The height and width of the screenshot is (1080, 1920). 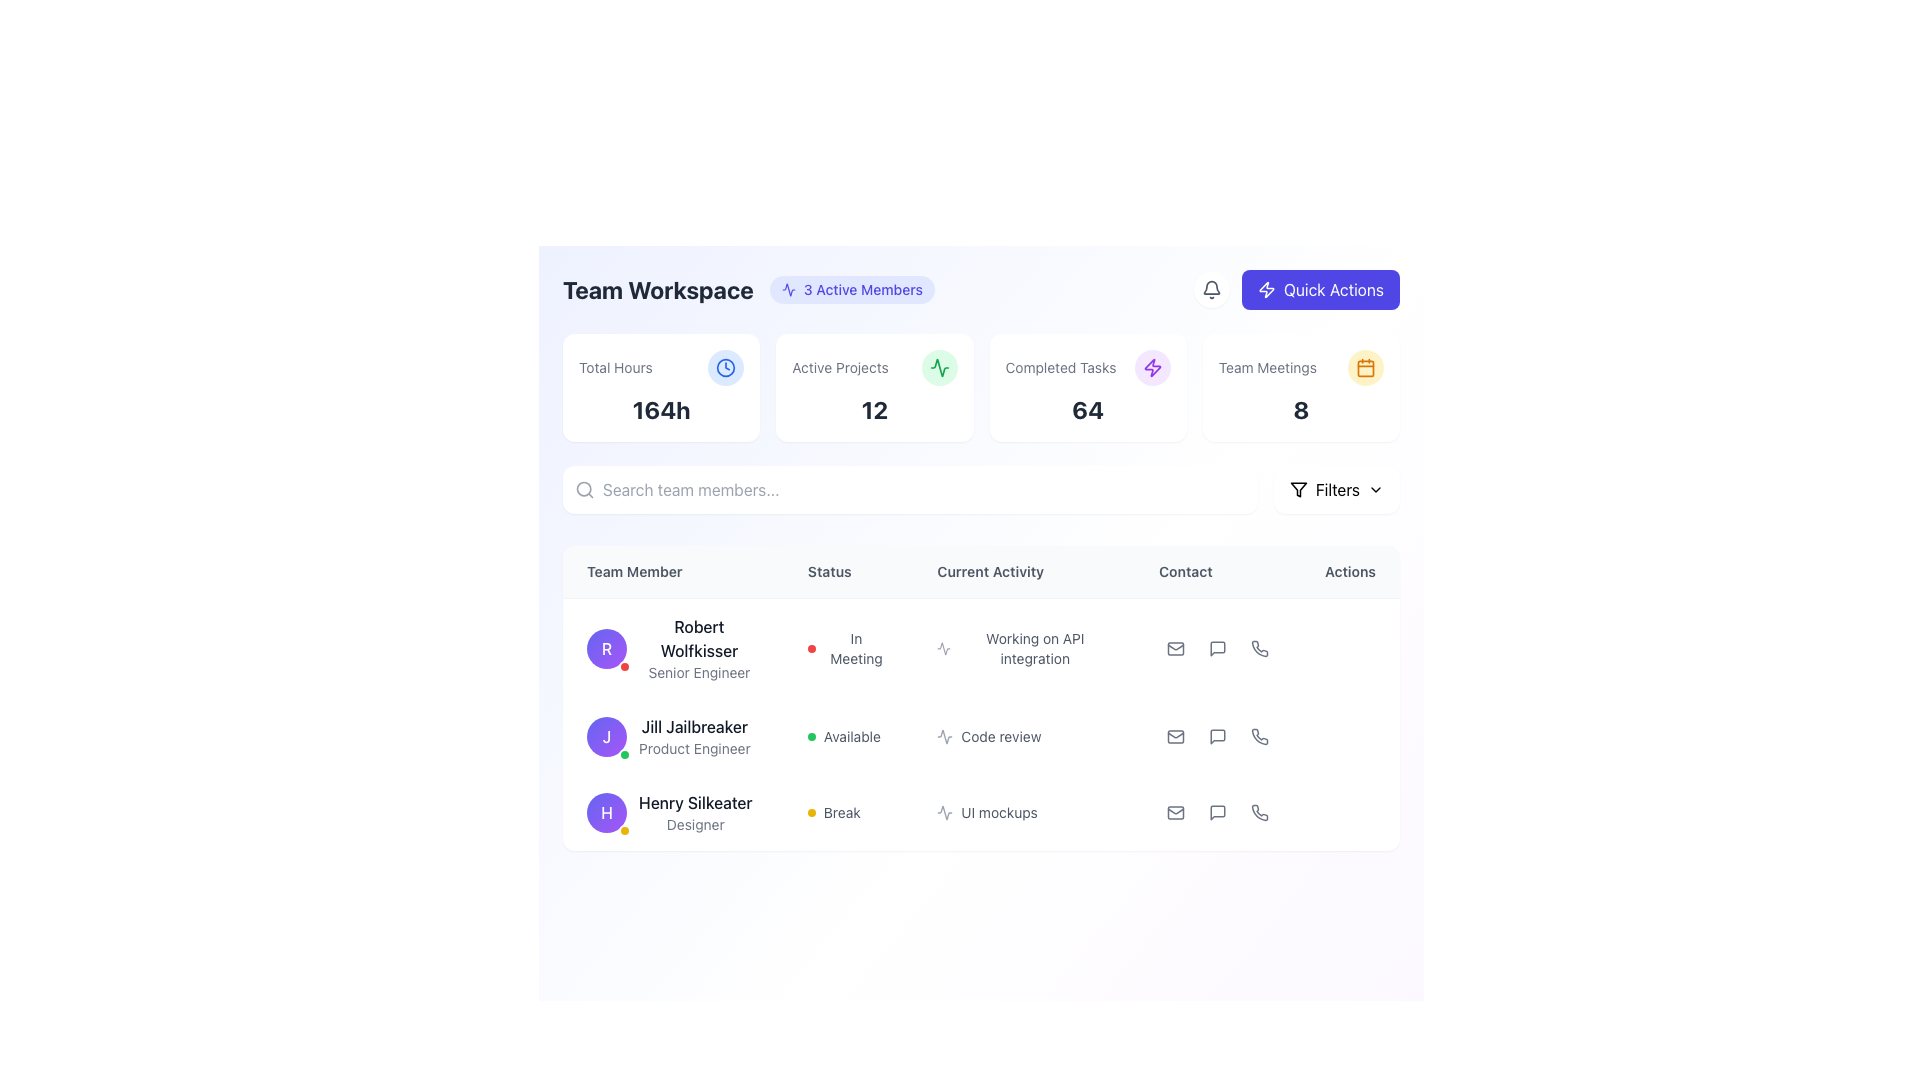 I want to click on the outlined telephone receiver icon in the 'Actions' column of the first row to initiate a phone call, so click(x=1258, y=648).